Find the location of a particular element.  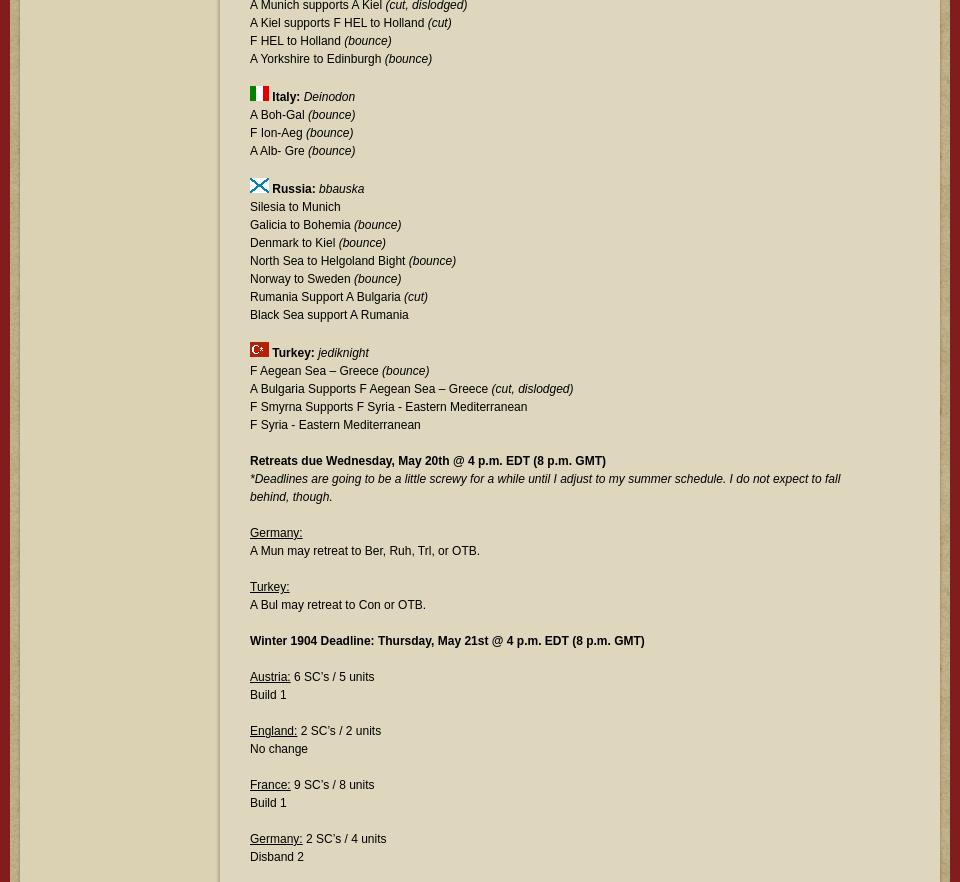

'F Aegean Sea – Greece' is located at coordinates (316, 369).